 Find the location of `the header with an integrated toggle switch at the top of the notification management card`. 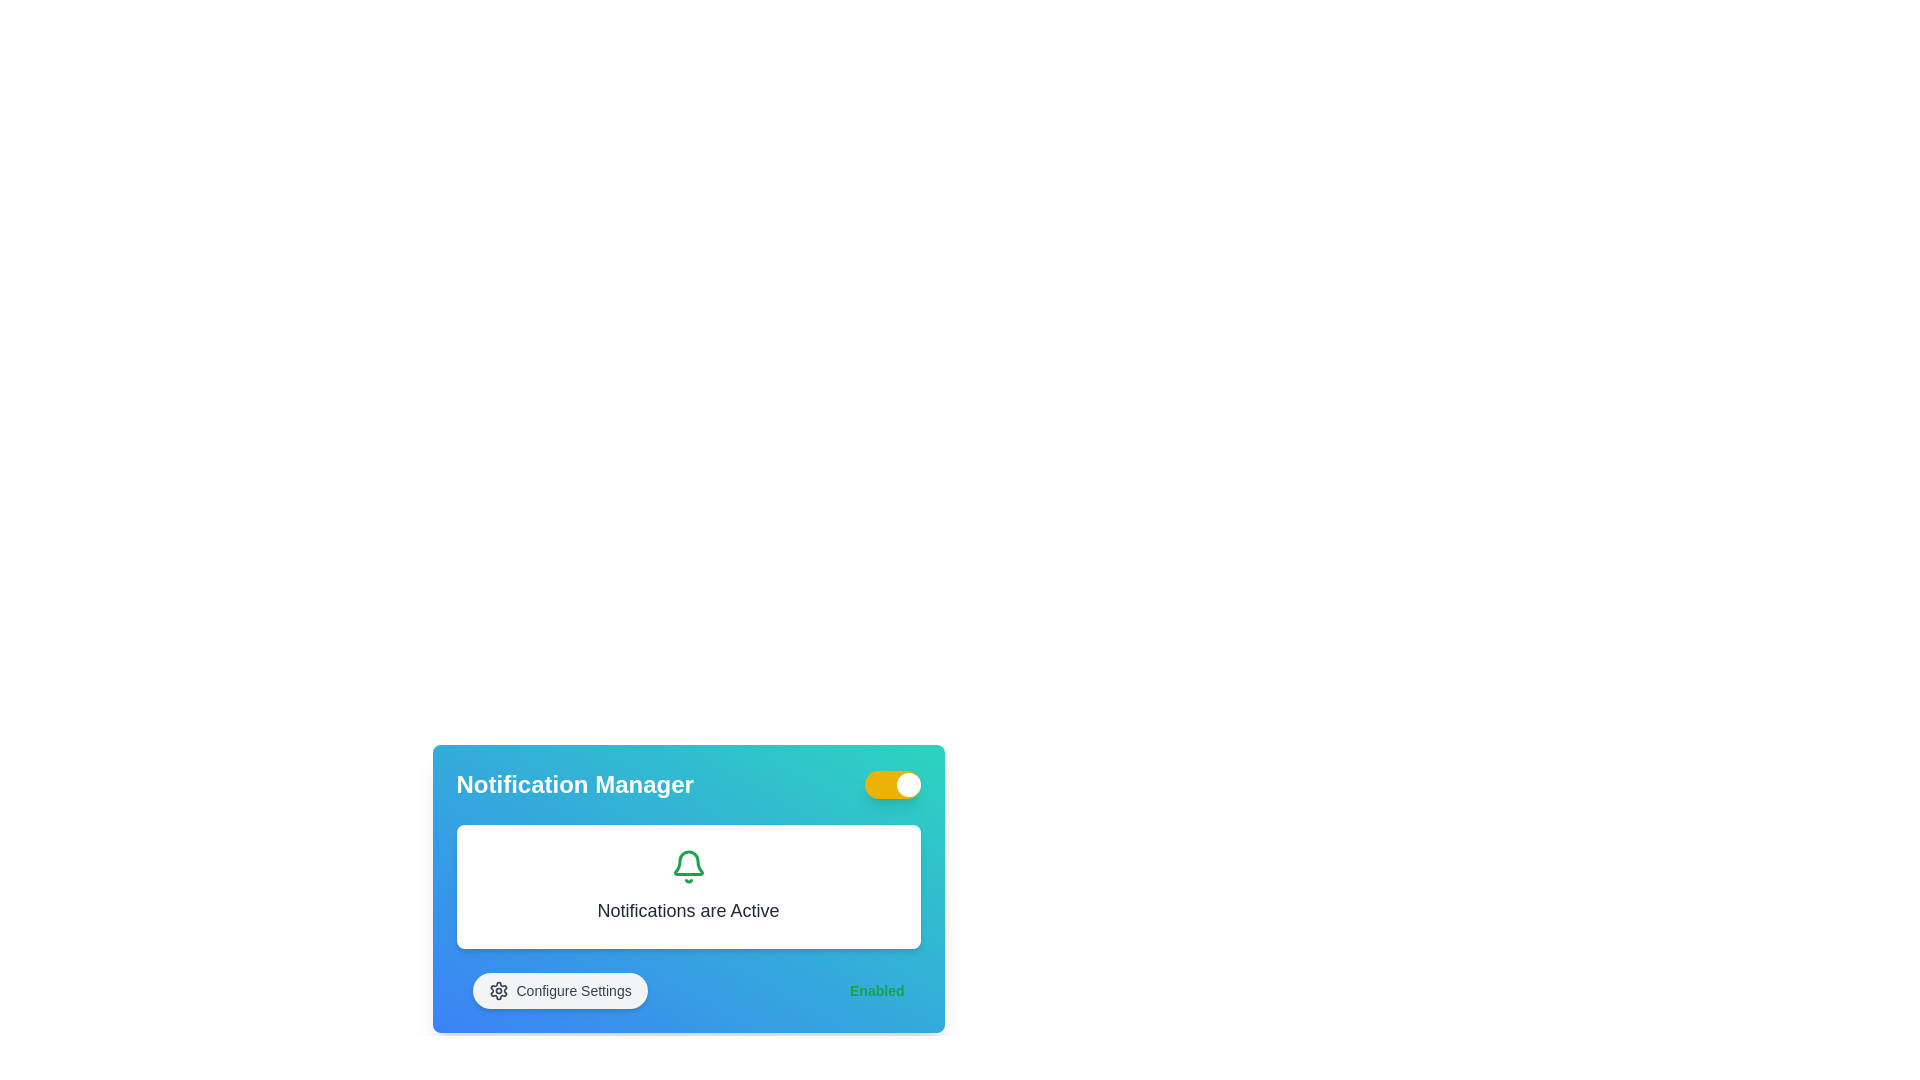

the header with an integrated toggle switch at the top of the notification management card is located at coordinates (688, 784).